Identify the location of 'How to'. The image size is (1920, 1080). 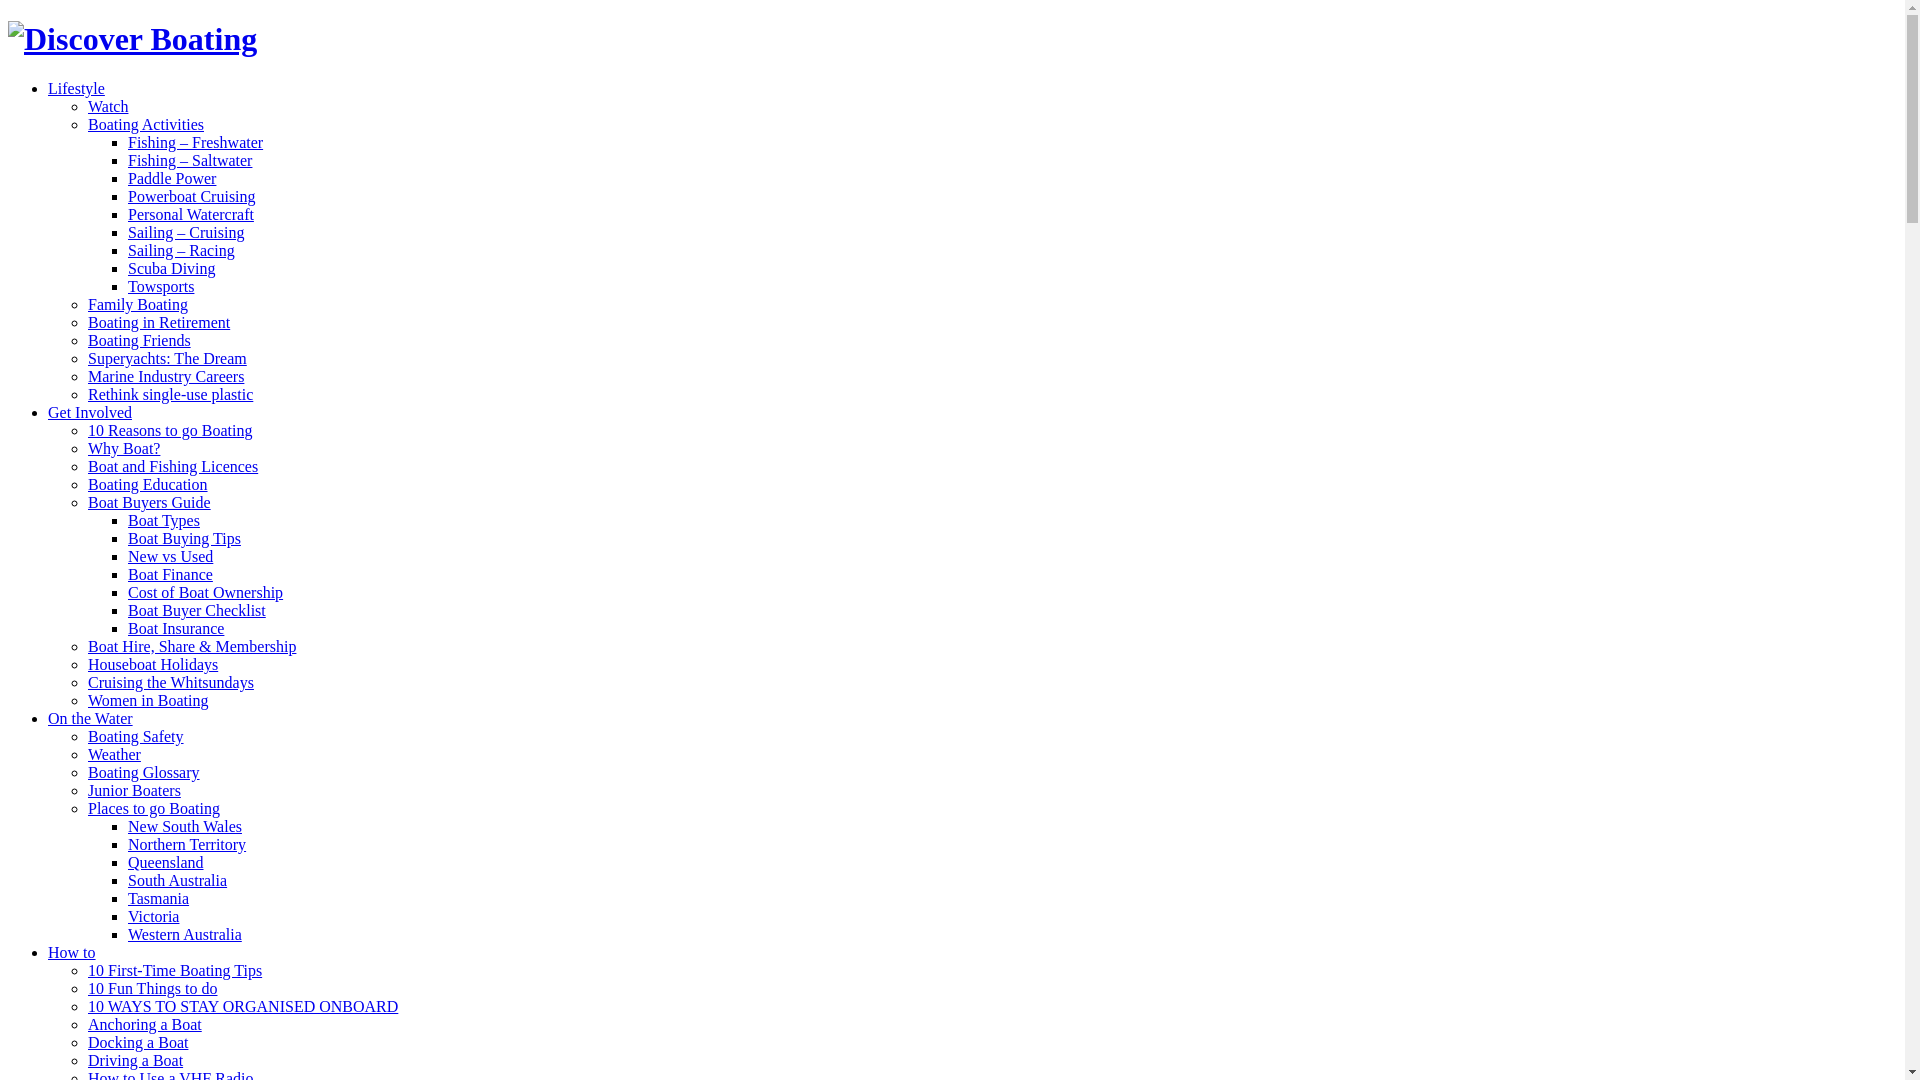
(72, 951).